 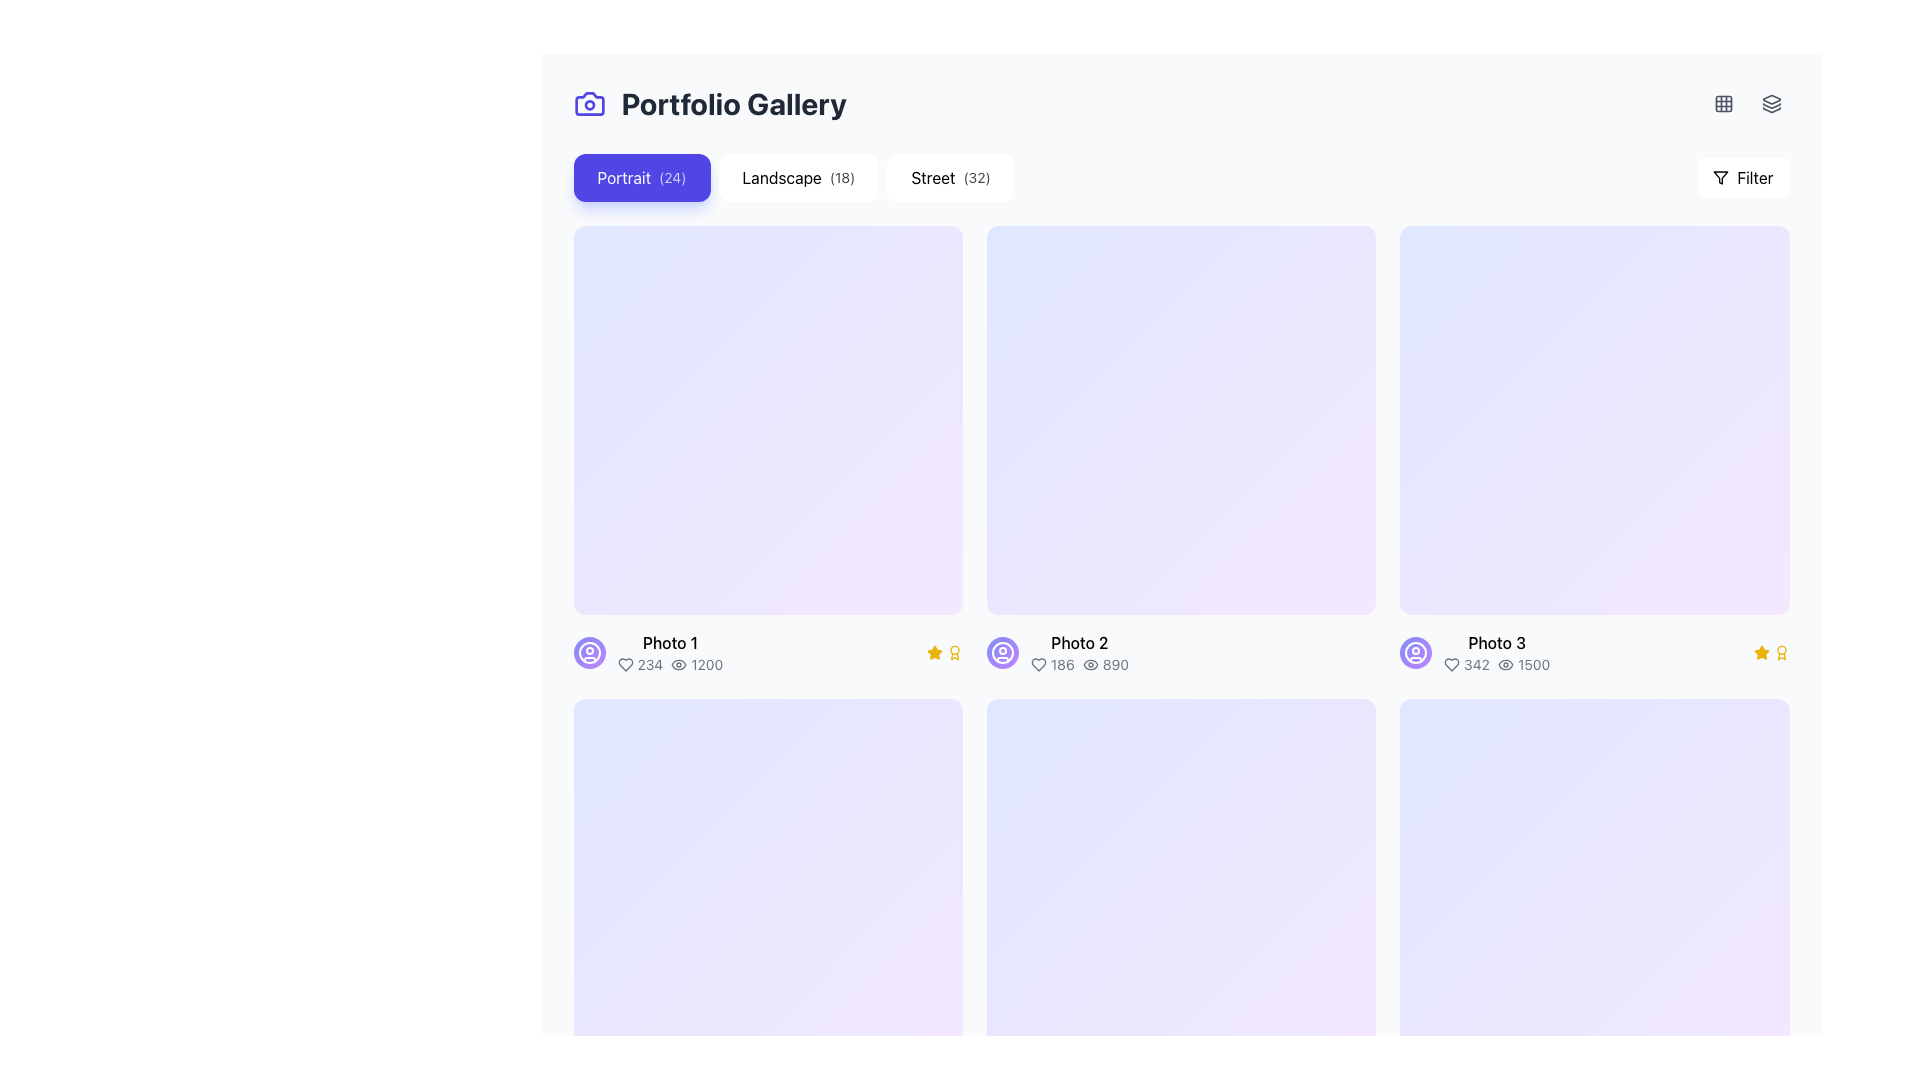 I want to click on numerical statistics displayed for likes and views in the Statistic display located at the bottom center of the 'Photo 2' section, so click(x=1078, y=665).